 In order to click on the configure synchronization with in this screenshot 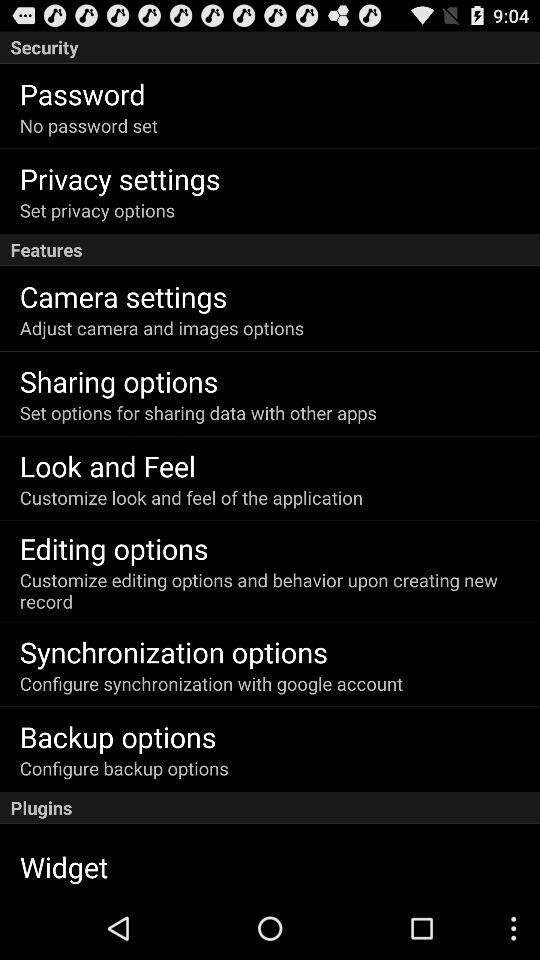, I will do `click(210, 683)`.